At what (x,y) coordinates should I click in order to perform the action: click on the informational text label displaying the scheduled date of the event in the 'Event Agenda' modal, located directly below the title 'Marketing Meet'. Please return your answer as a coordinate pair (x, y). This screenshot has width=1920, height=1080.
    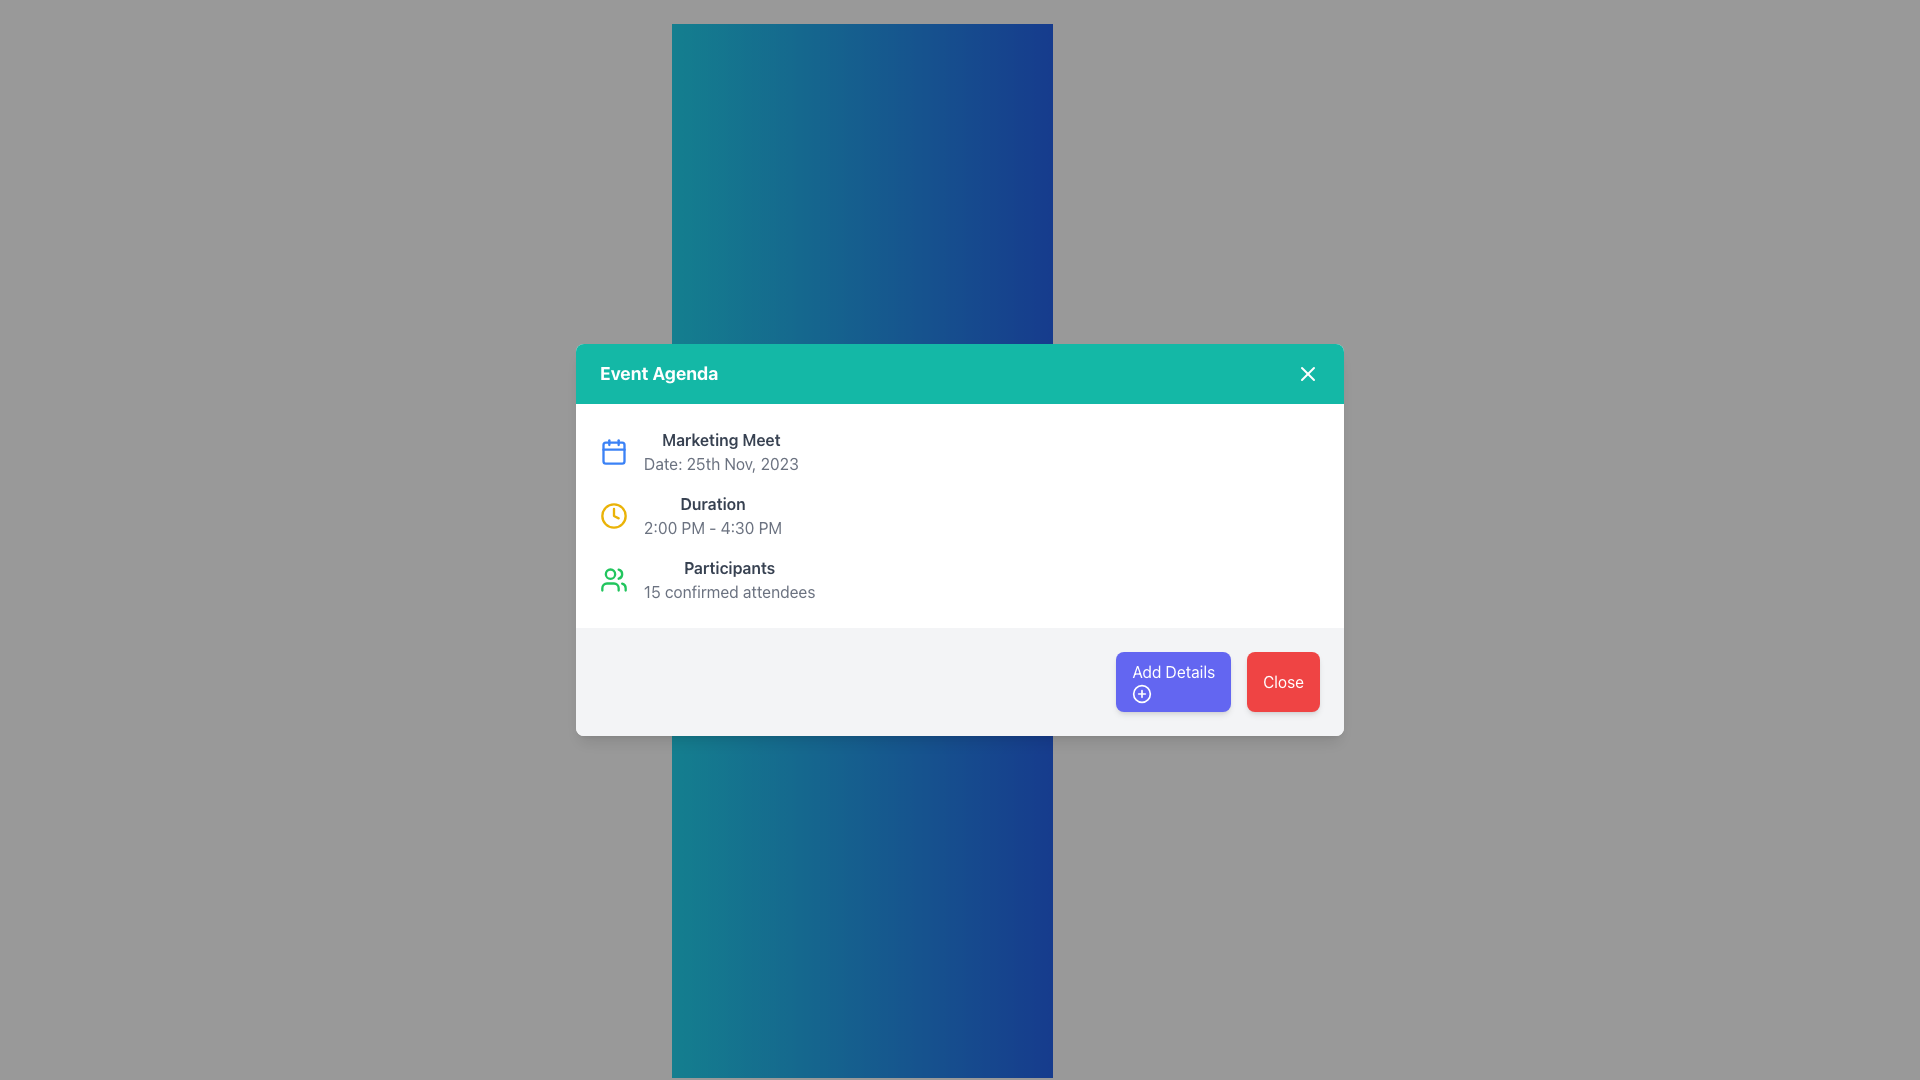
    Looking at the image, I should click on (720, 463).